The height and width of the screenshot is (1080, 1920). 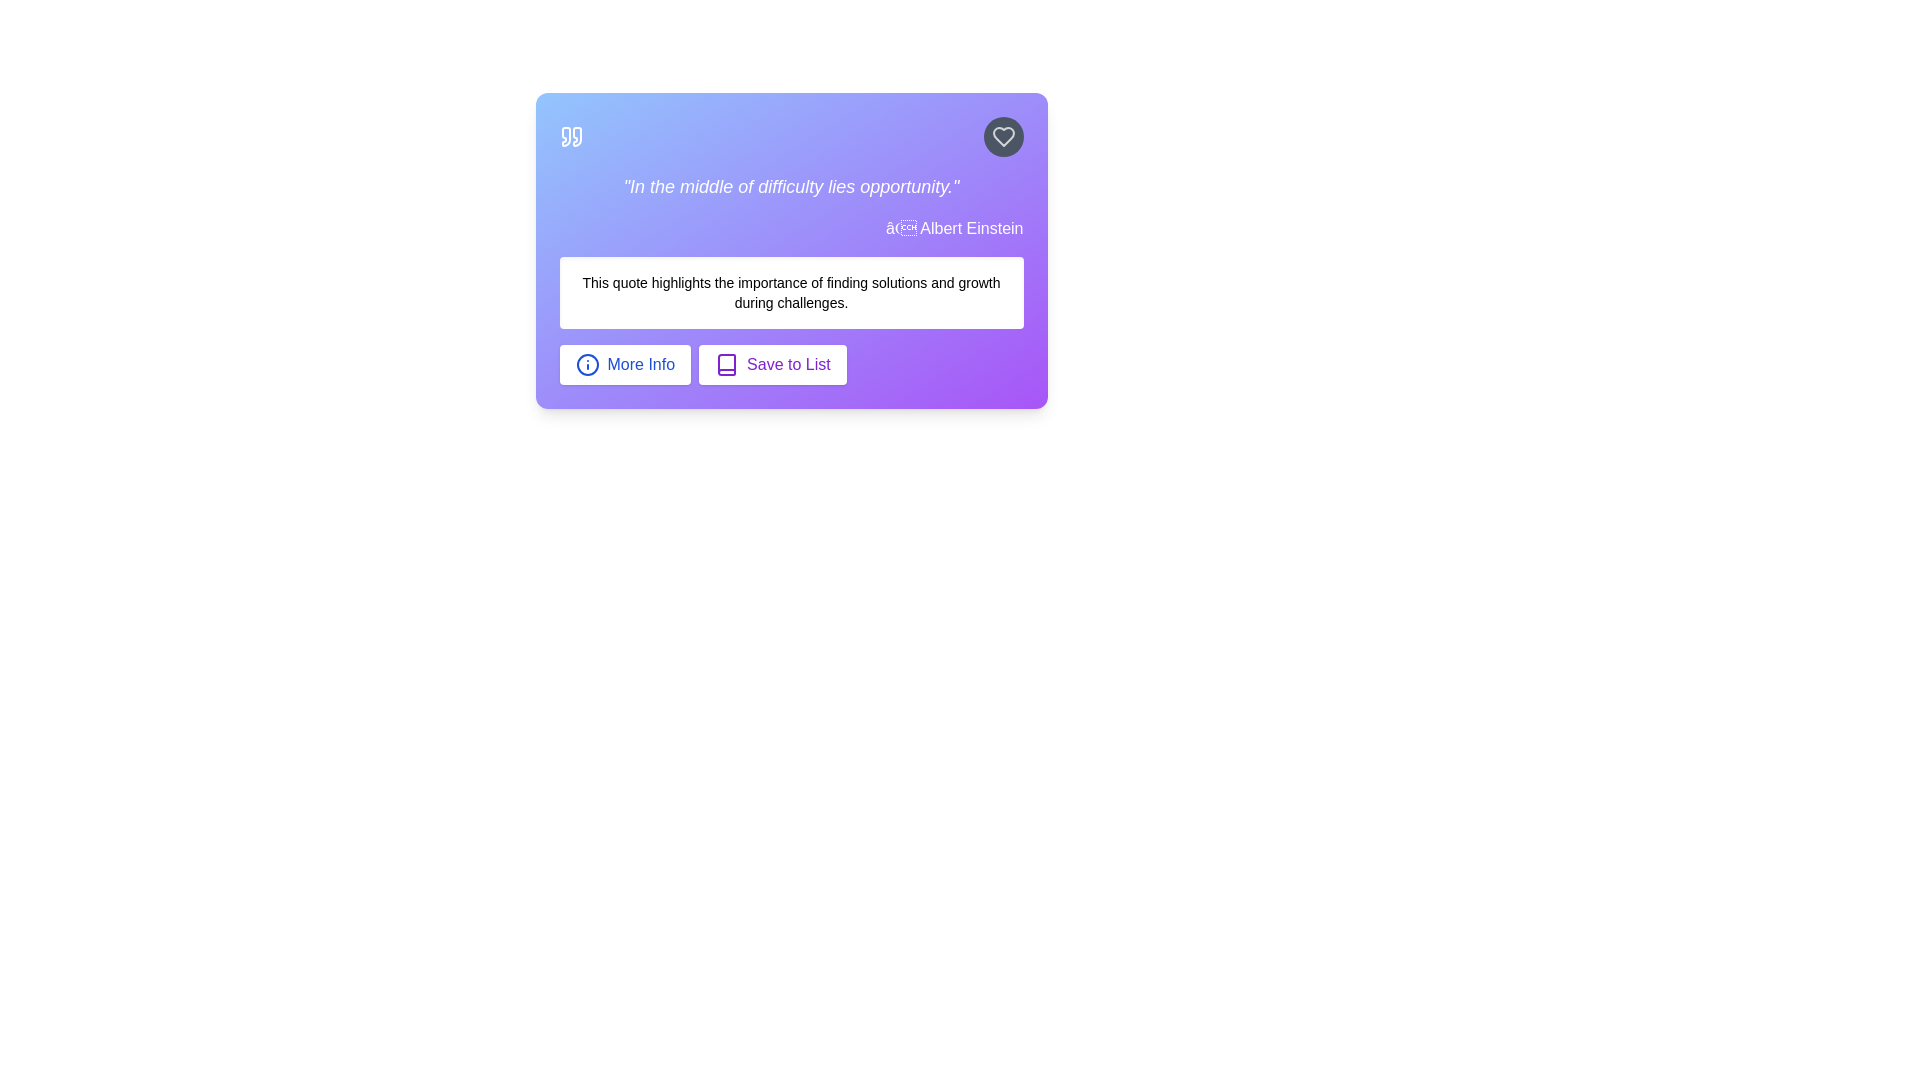 I want to click on the icons located in the Decorative Bar with Icons at the top of the quote card, so click(x=790, y=136).